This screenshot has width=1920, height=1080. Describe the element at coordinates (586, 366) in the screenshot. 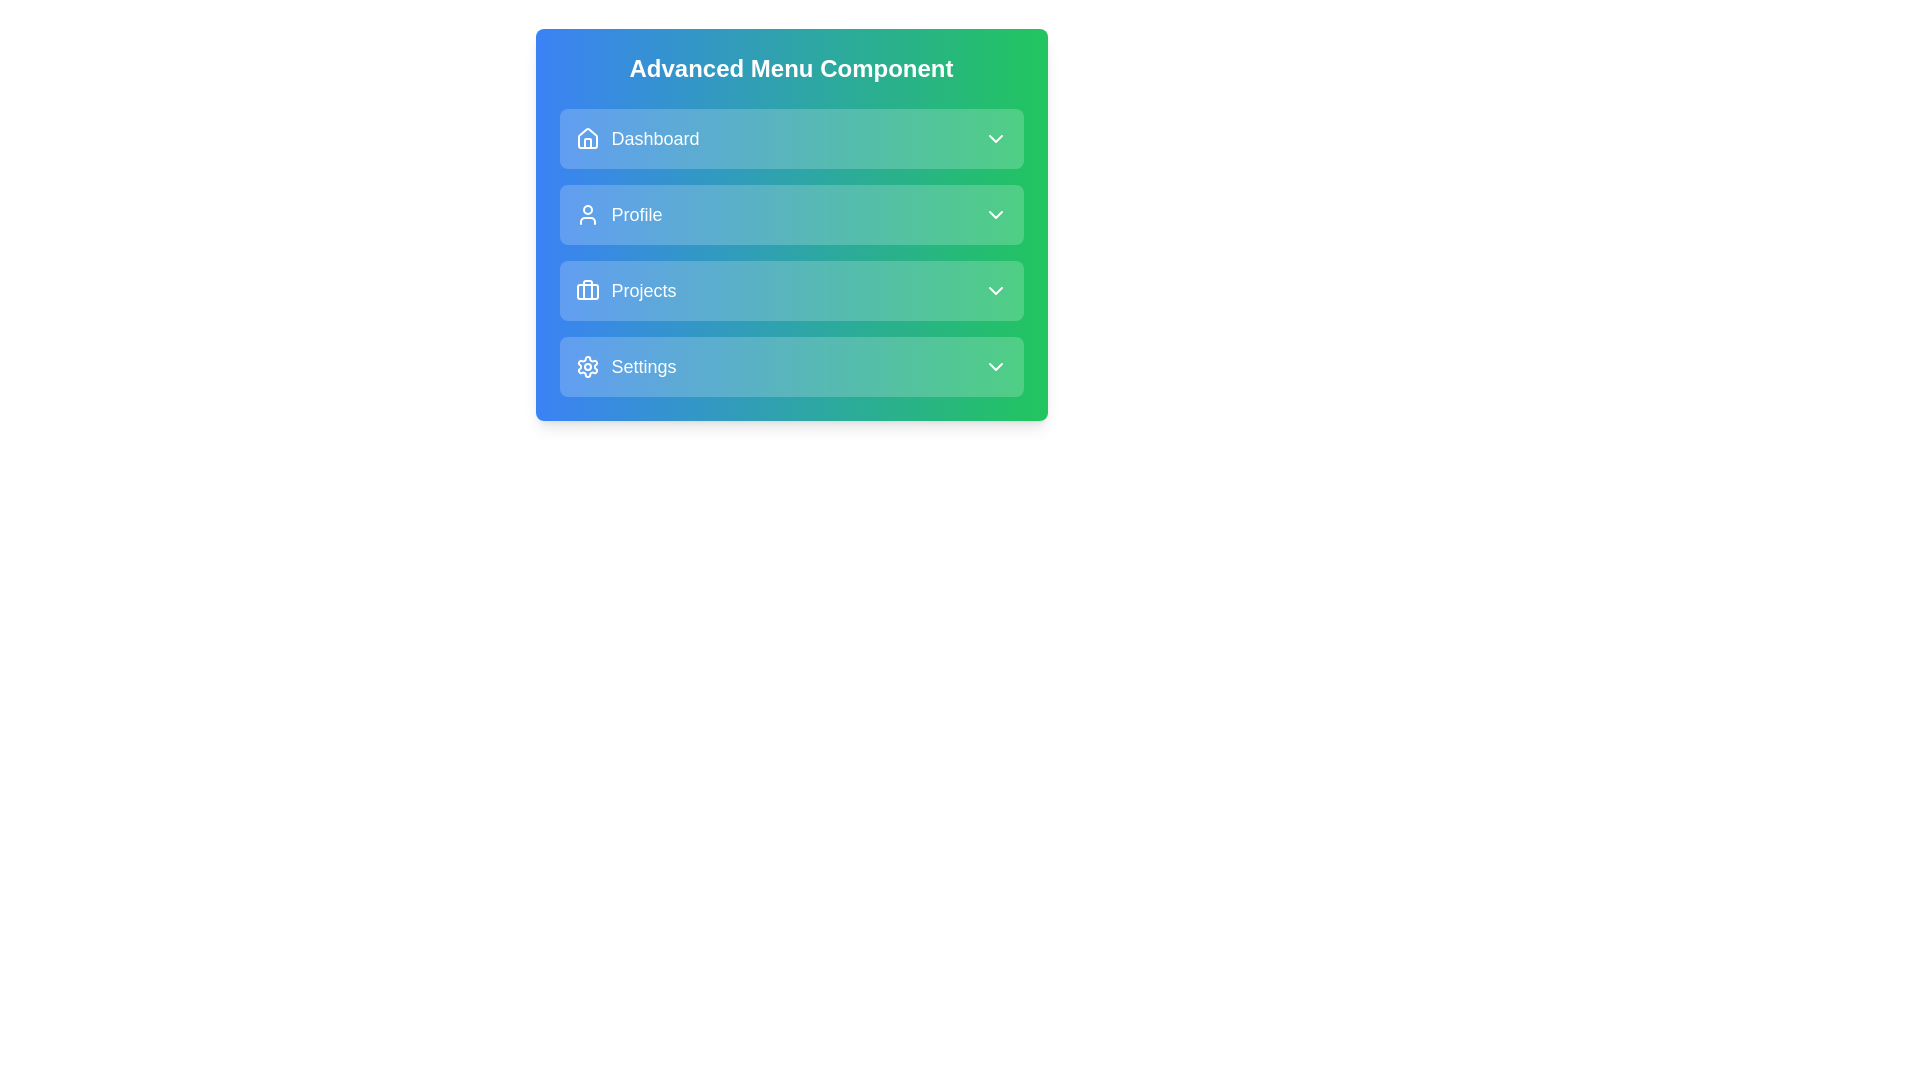

I see `the settings cogwheel icon located` at that location.